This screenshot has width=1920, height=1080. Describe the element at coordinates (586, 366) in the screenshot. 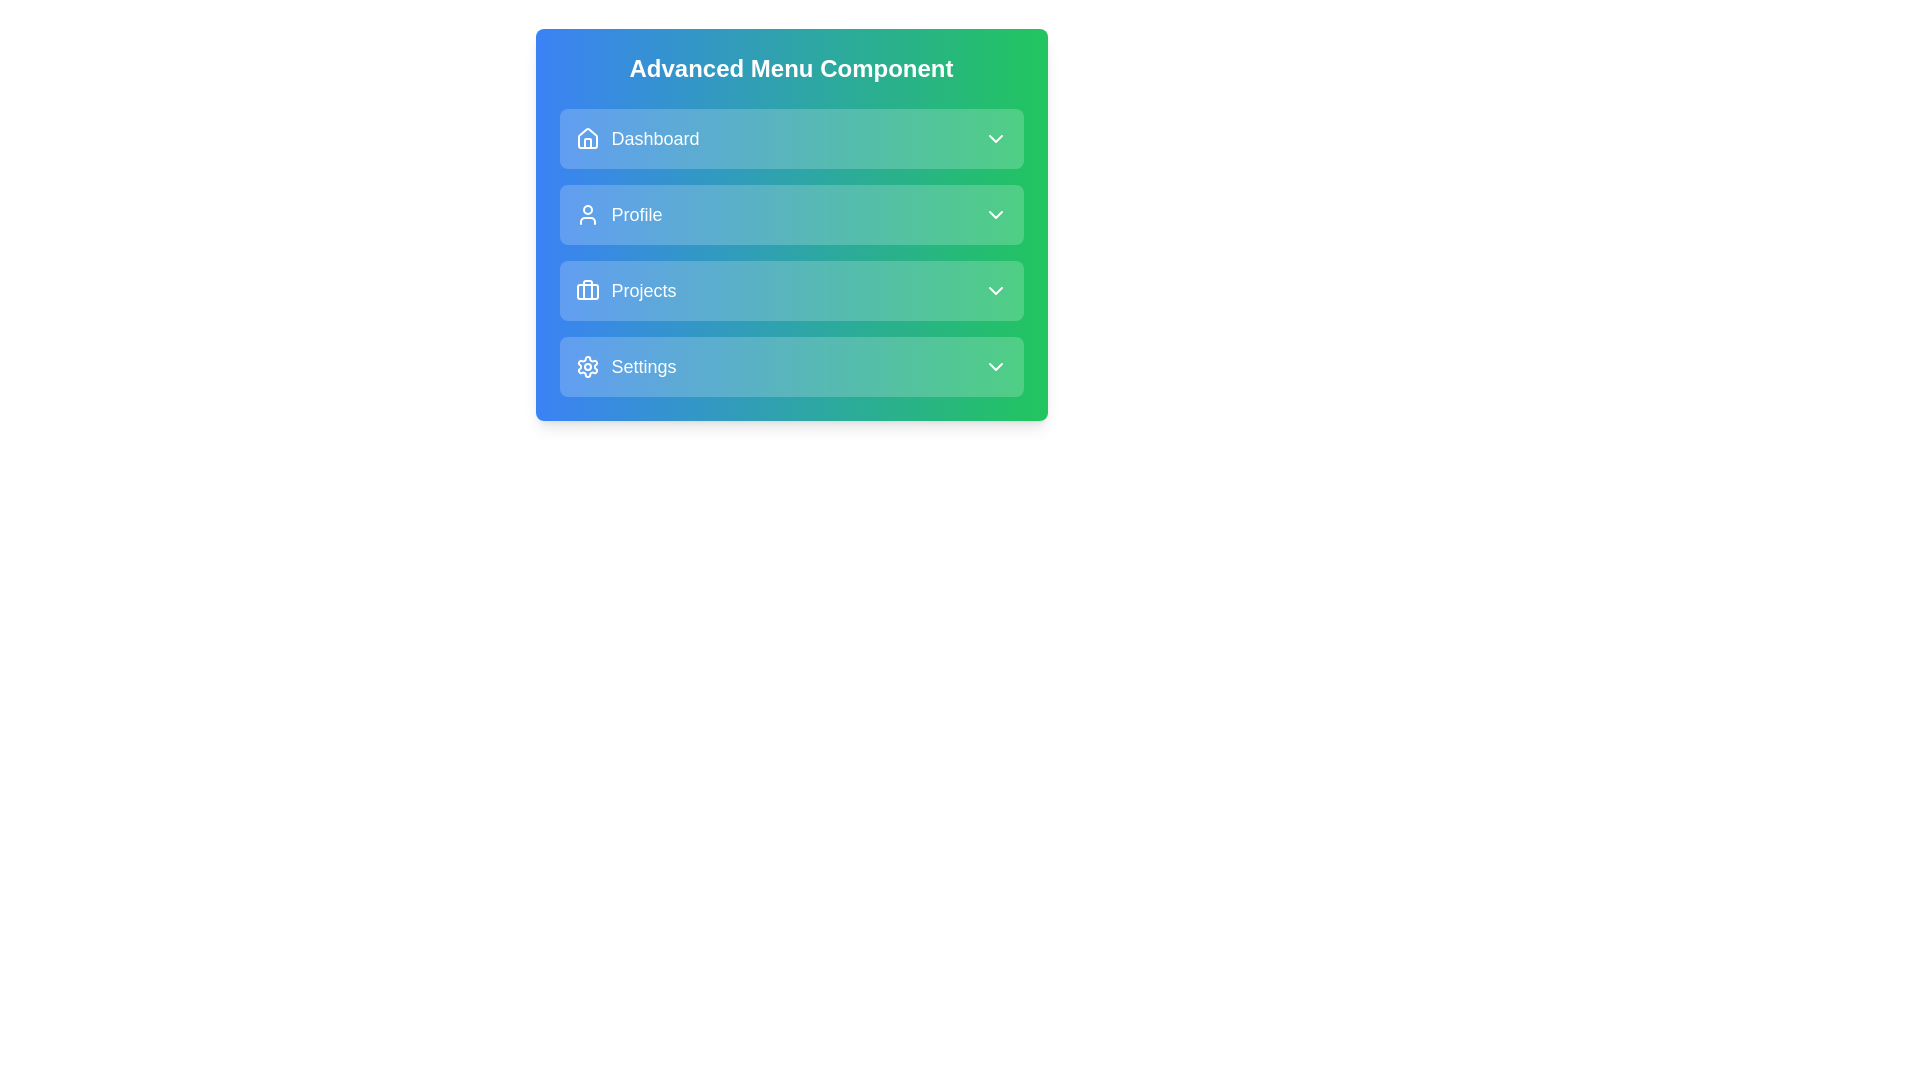

I see `the settings cogwheel icon located` at that location.